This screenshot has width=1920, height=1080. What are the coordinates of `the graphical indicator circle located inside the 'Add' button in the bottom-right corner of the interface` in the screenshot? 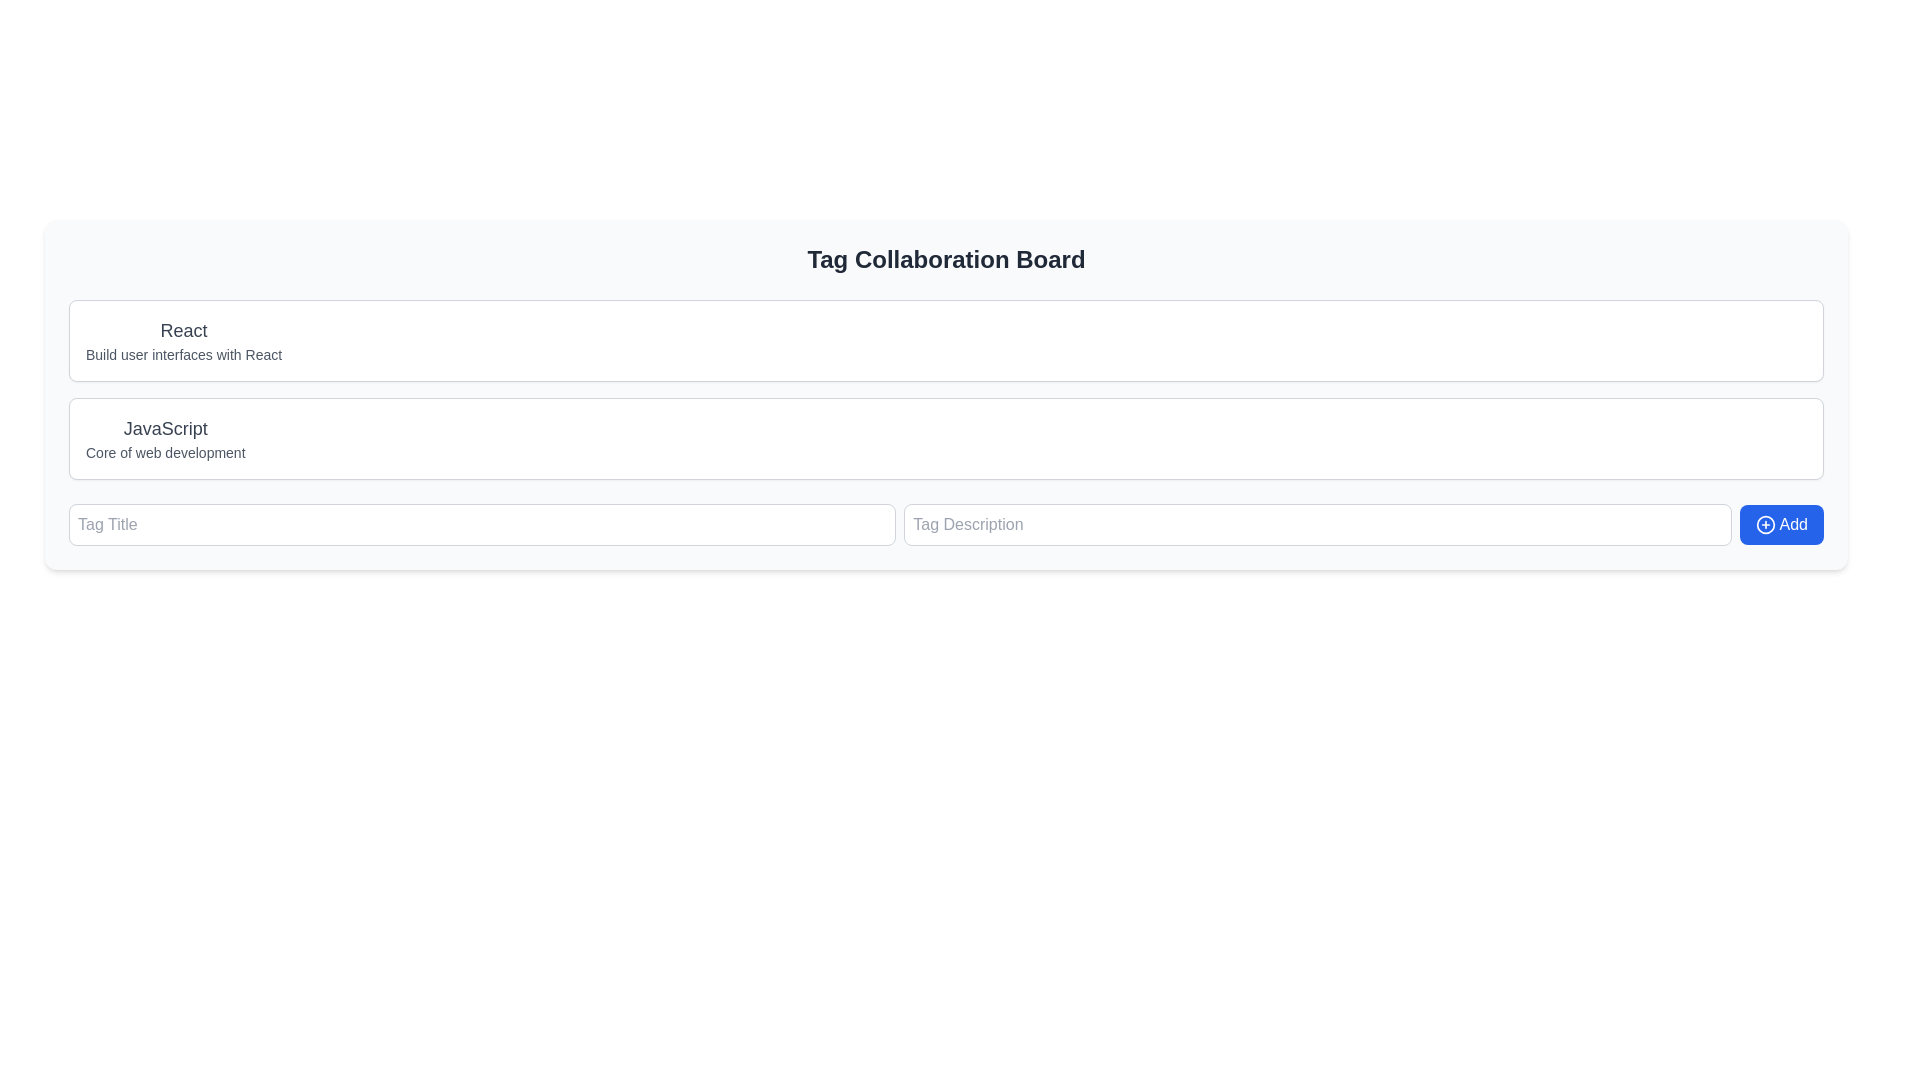 It's located at (1765, 523).